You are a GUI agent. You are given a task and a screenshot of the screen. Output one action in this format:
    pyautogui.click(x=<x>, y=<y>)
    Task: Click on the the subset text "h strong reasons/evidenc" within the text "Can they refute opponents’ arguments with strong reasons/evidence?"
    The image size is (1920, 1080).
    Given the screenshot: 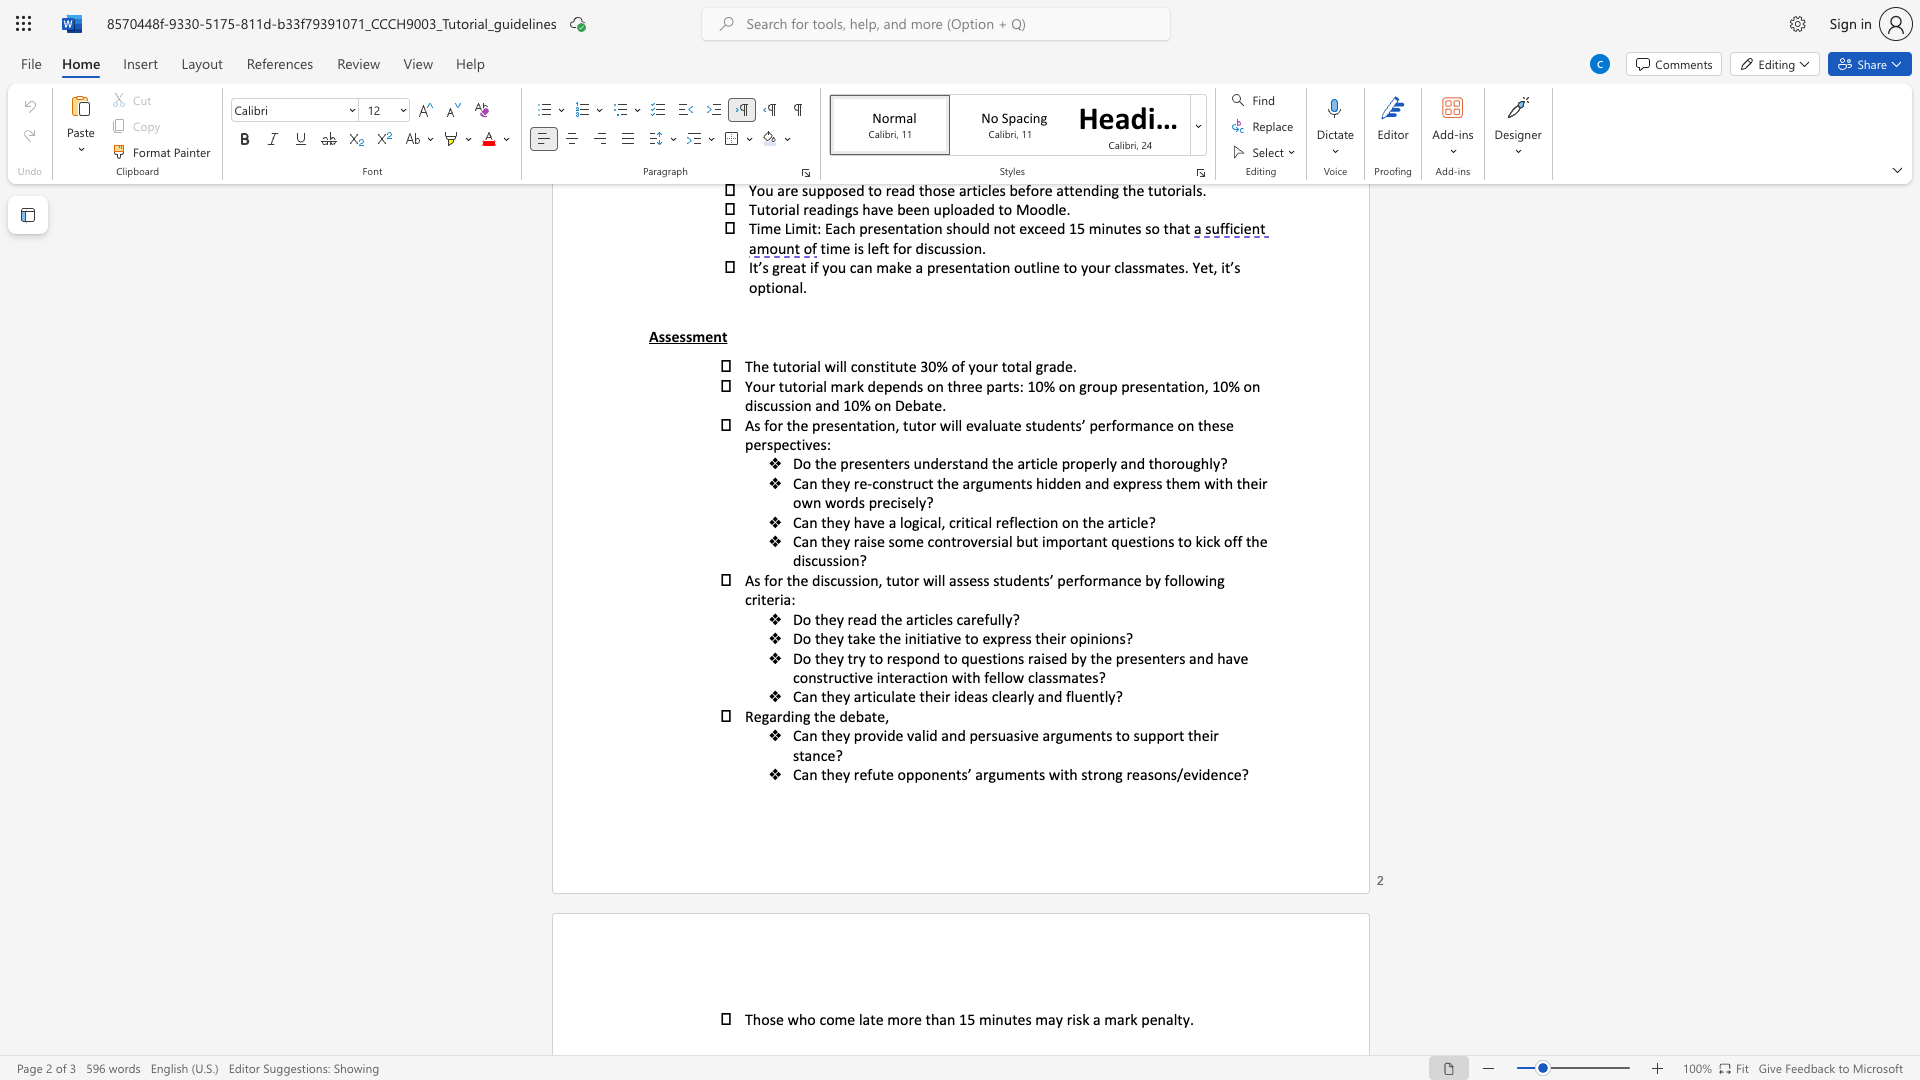 What is the action you would take?
    pyautogui.click(x=1068, y=773)
    